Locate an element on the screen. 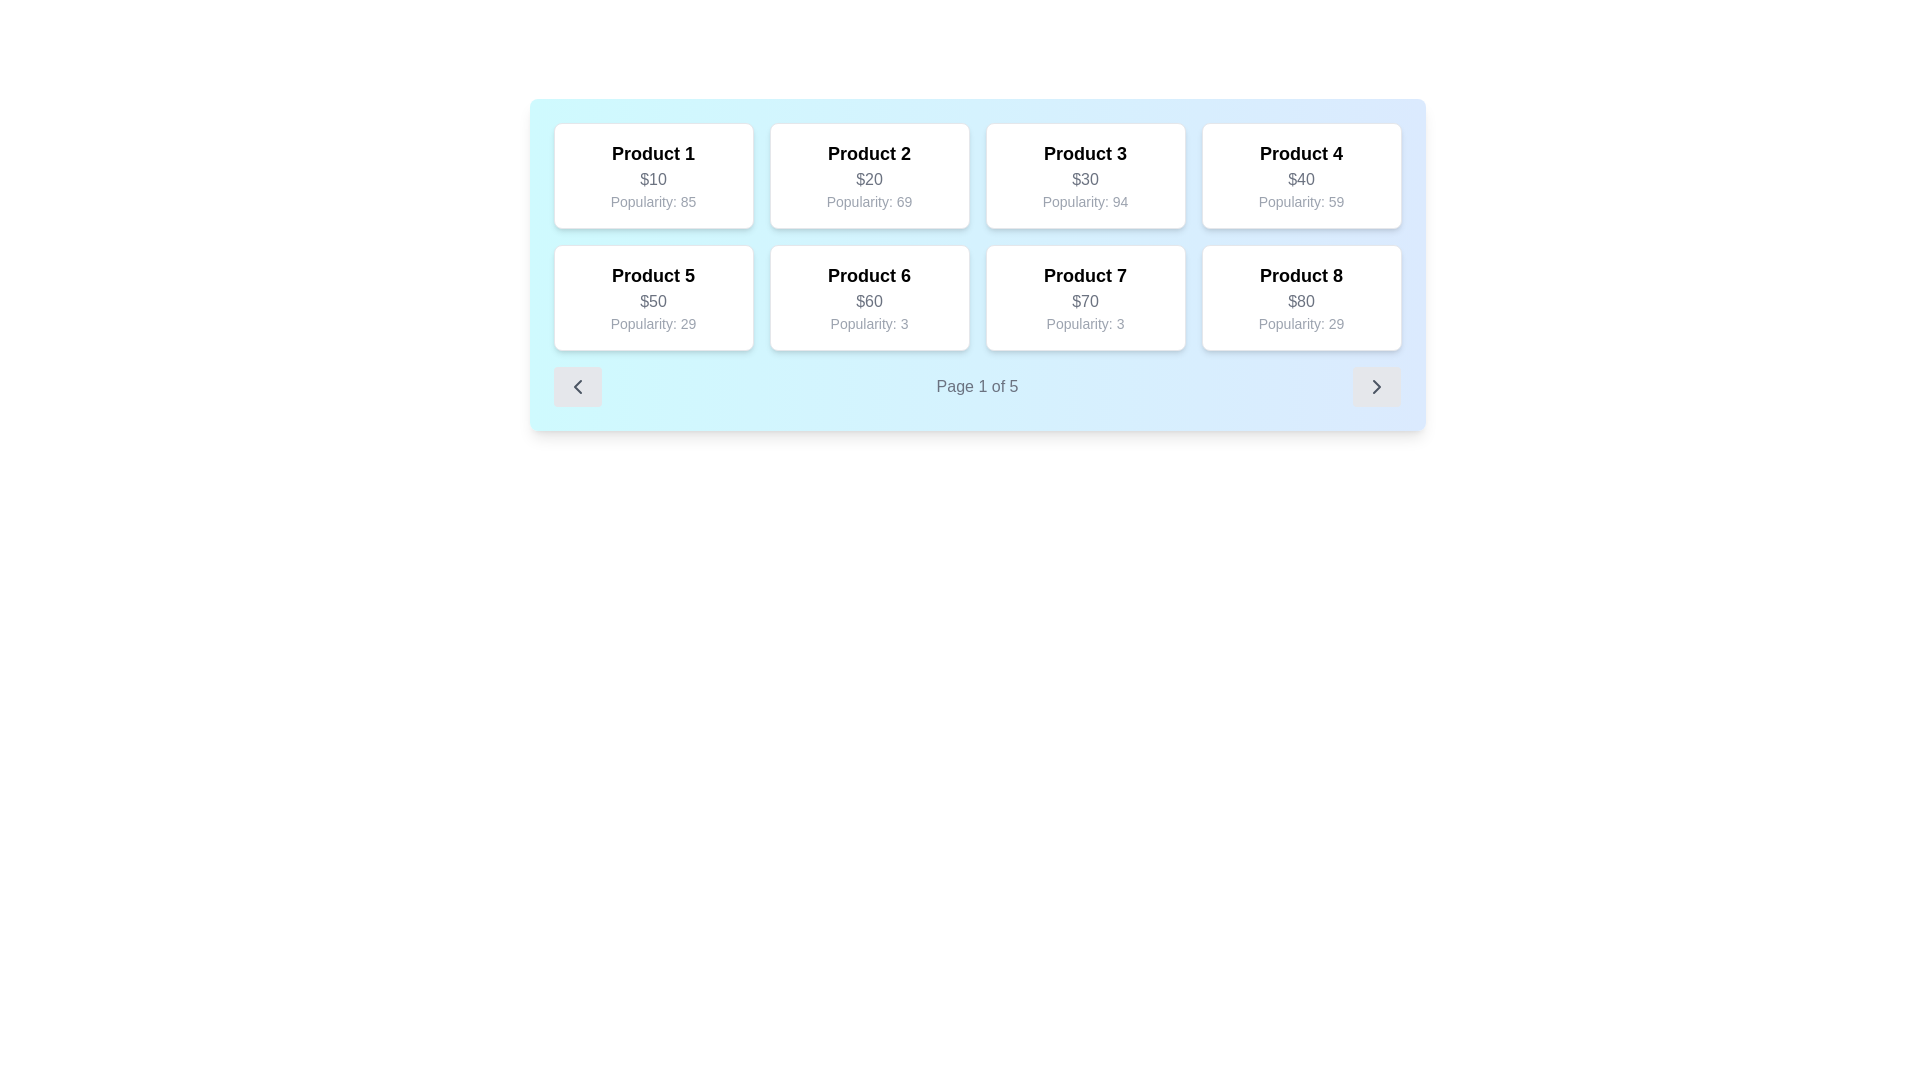  the popularity information label for 'Product 4' located in the top-right section of the grid is located at coordinates (1301, 201).